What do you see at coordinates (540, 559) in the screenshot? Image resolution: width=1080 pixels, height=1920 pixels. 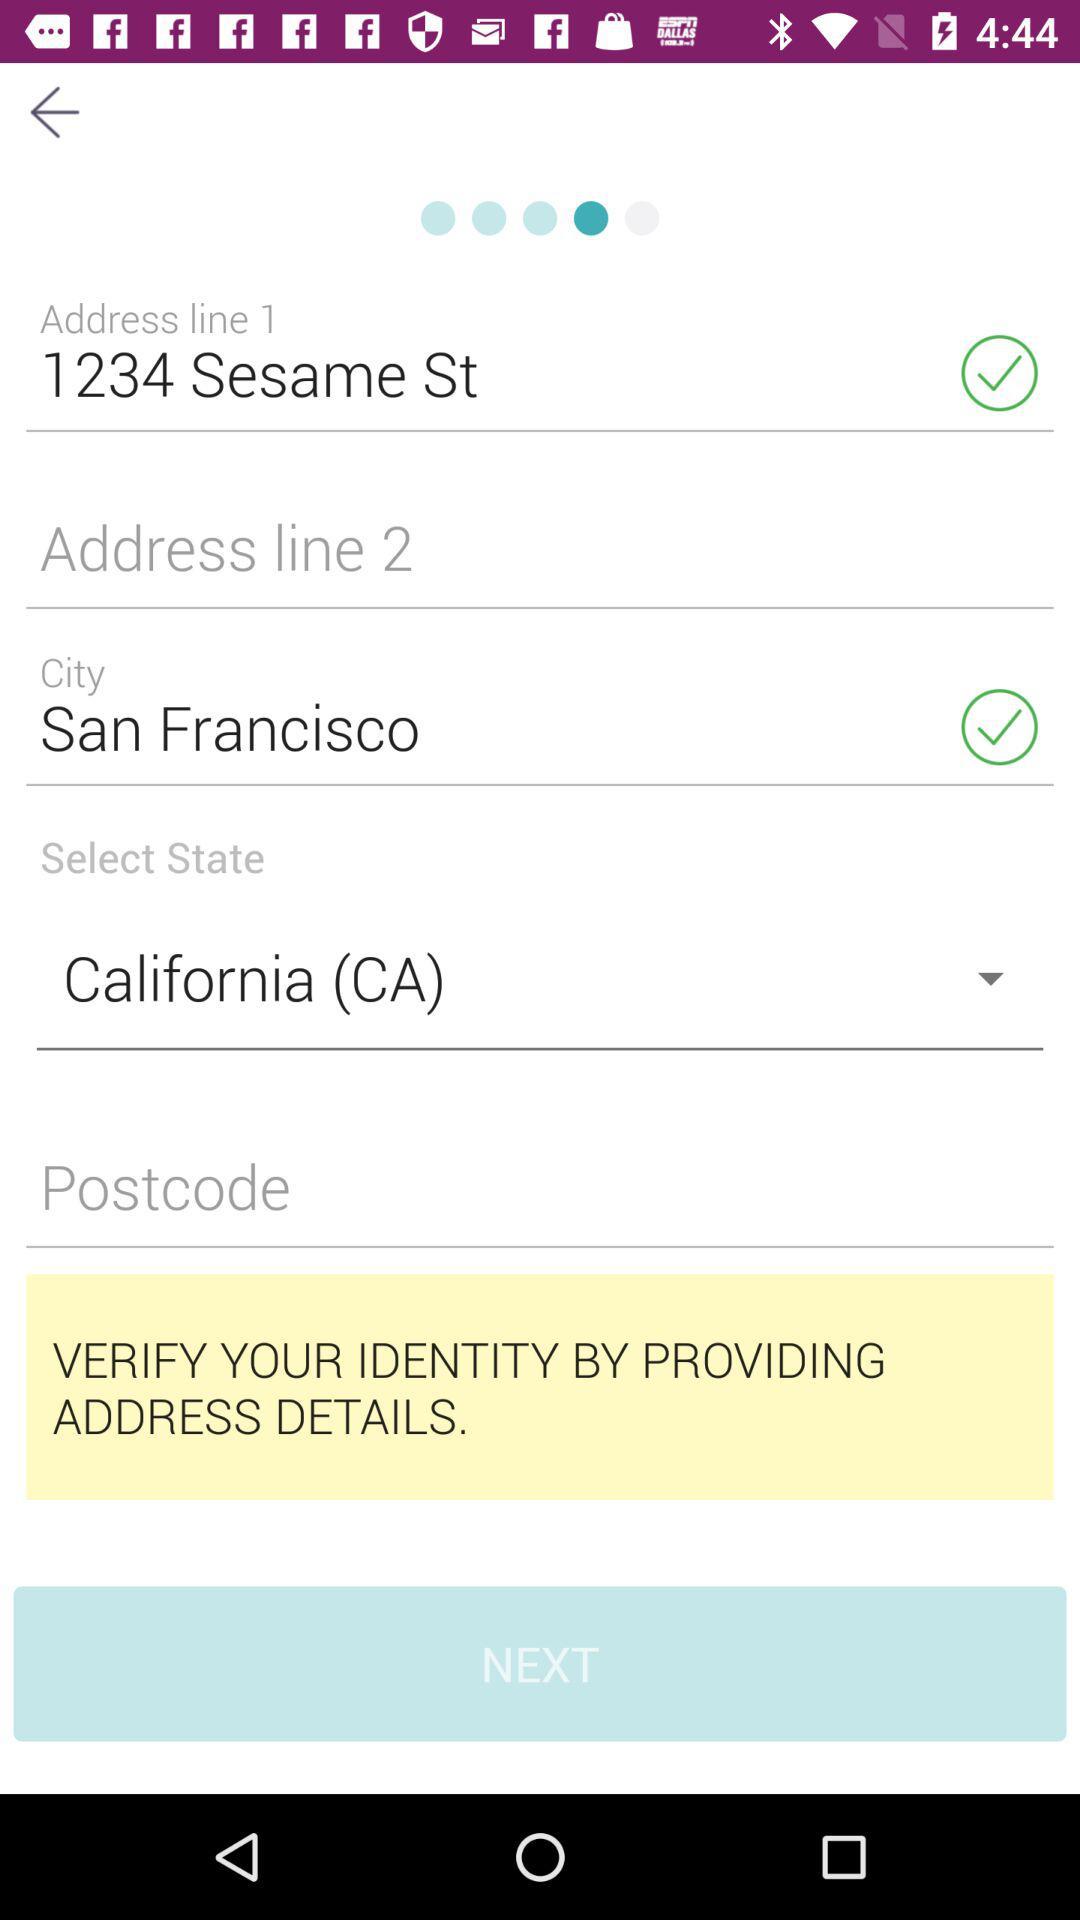 I see `wirtting to the address` at bounding box center [540, 559].